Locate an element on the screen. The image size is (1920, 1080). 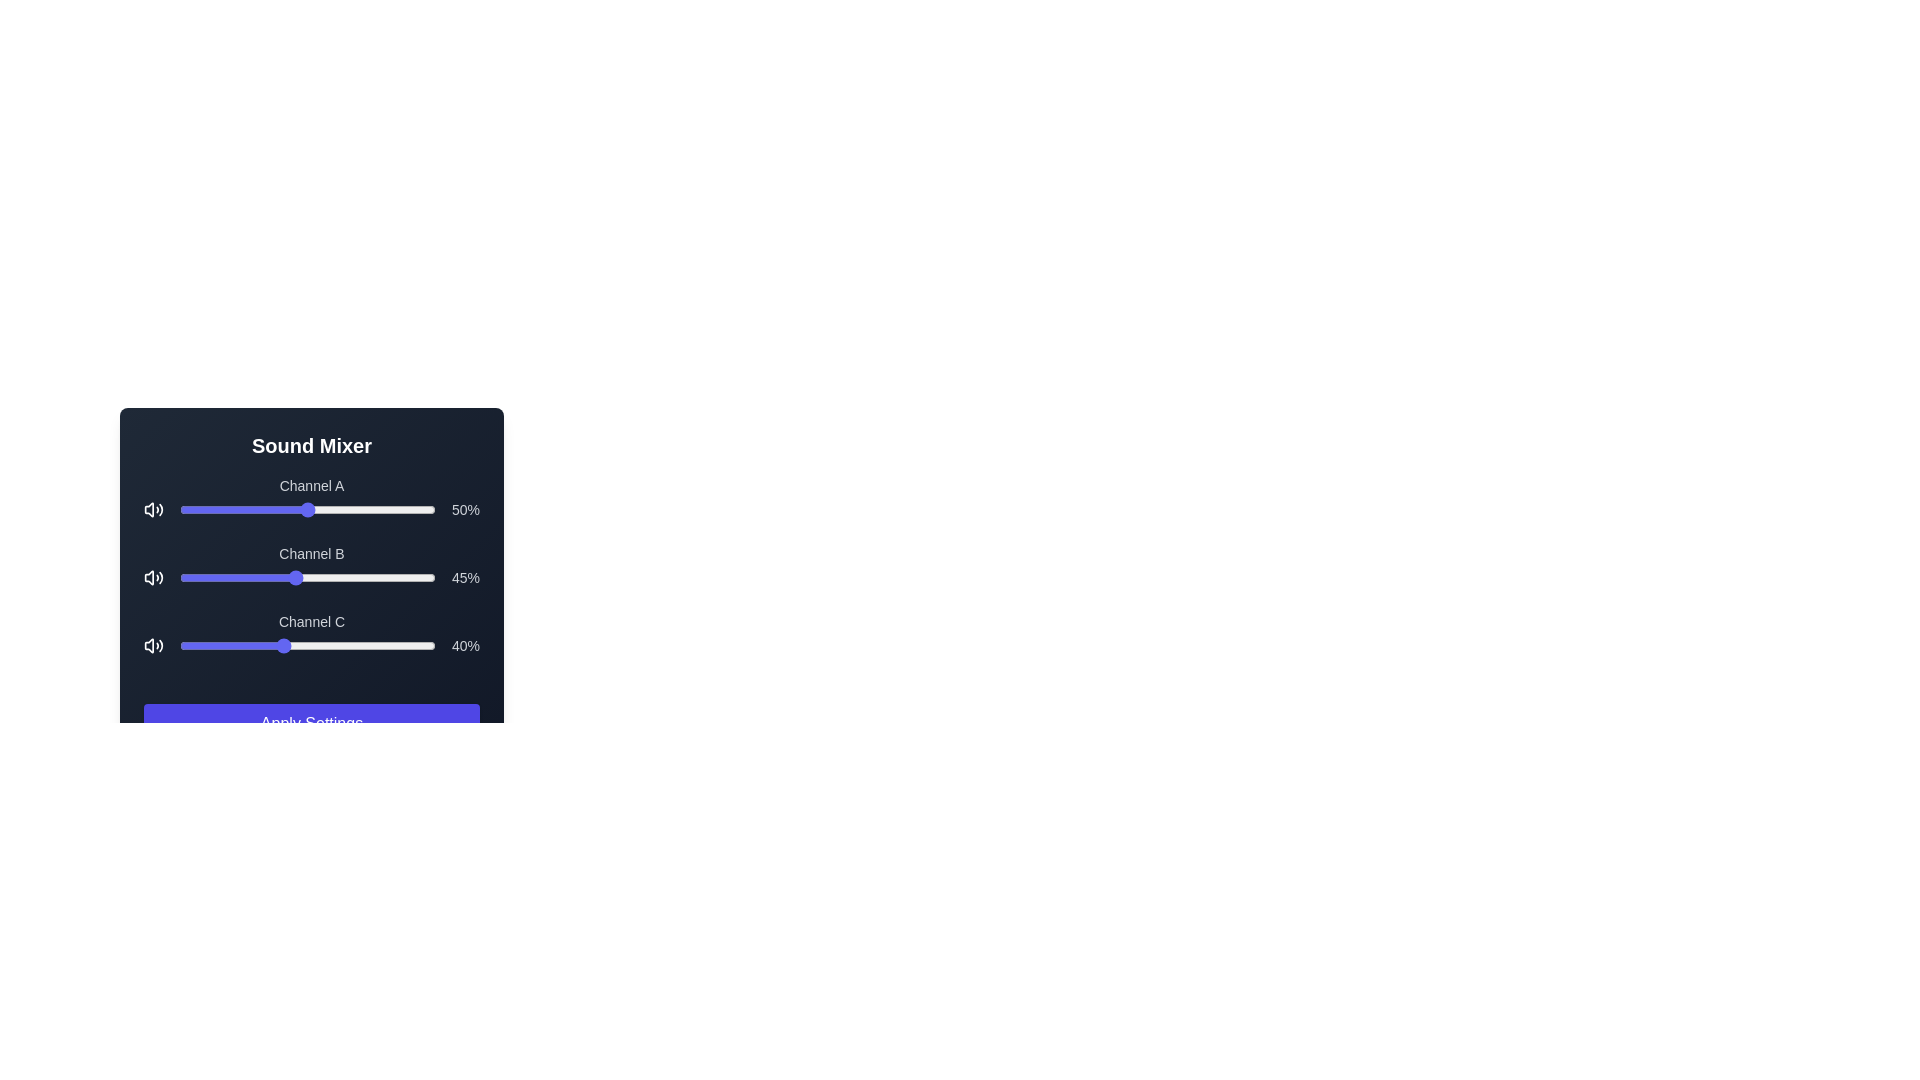
the Channel B volume is located at coordinates (260, 578).